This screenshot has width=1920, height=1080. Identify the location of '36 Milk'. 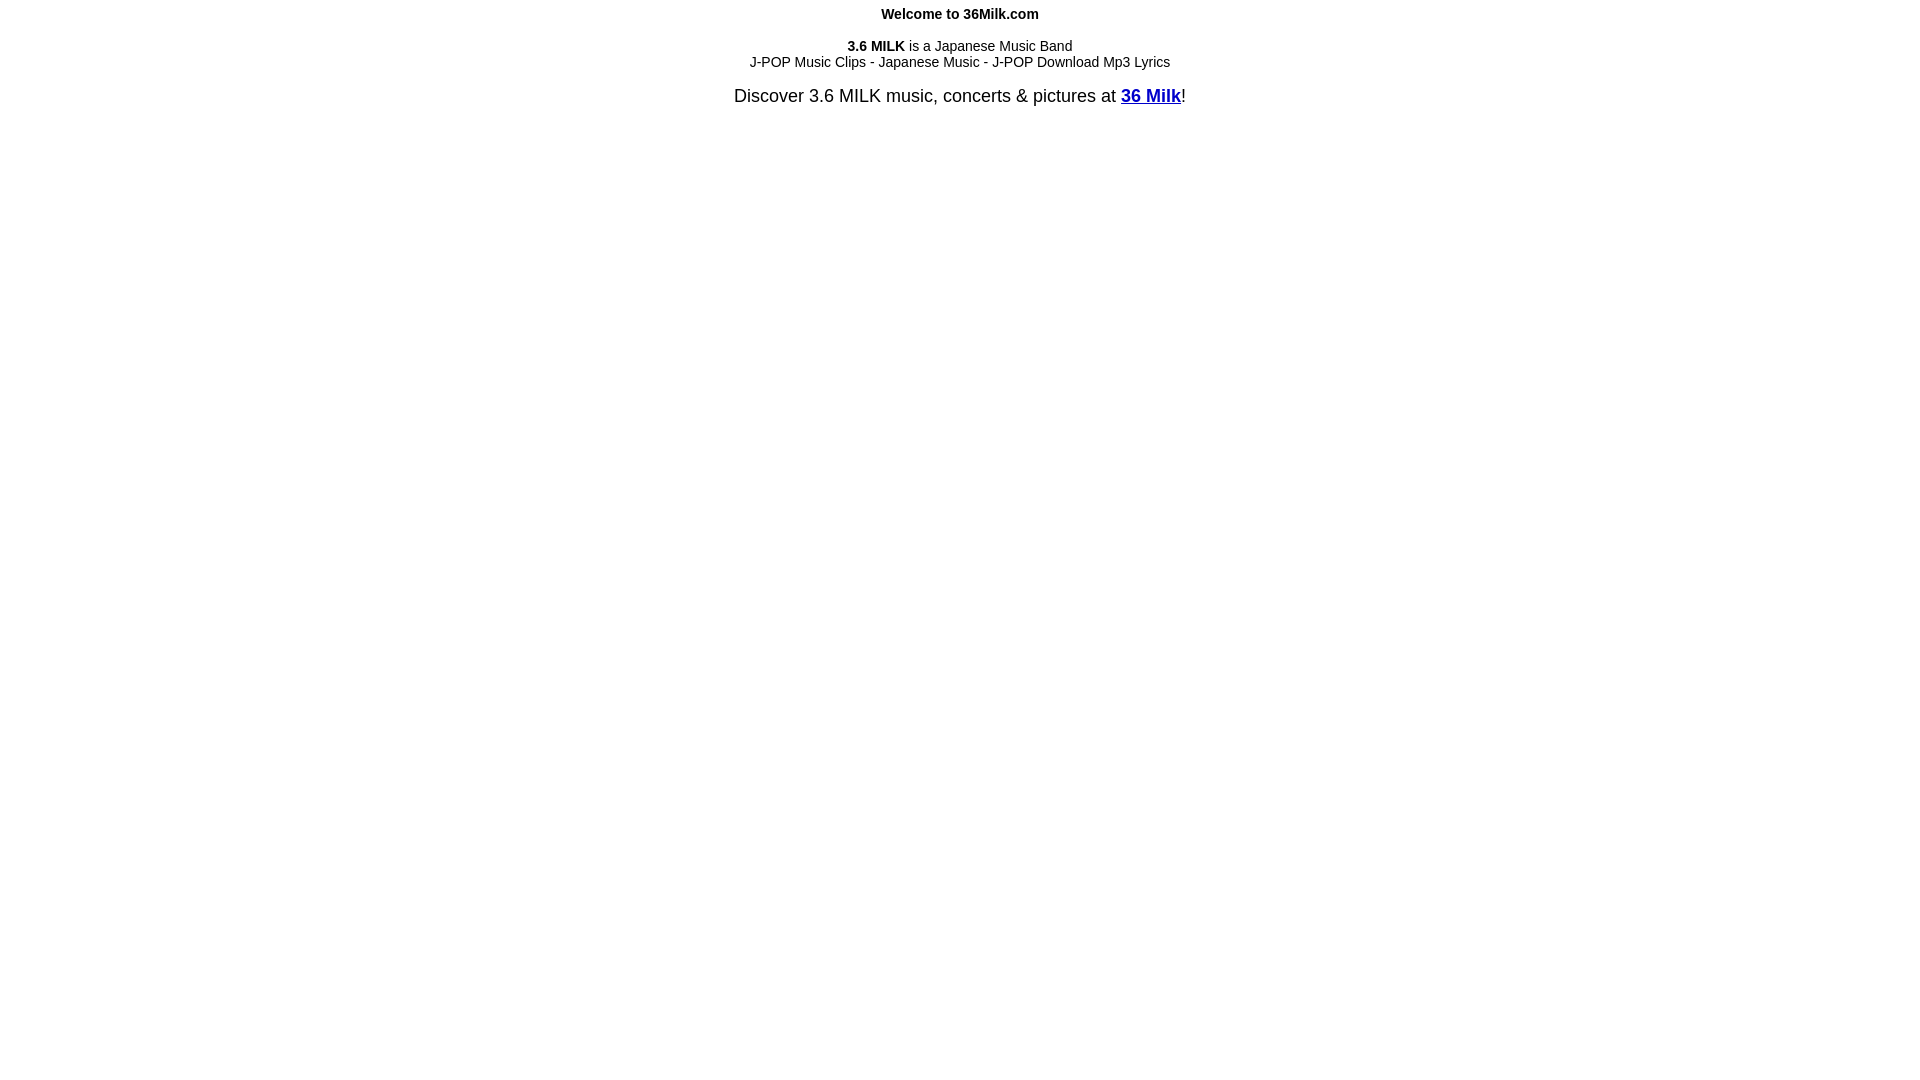
(1151, 96).